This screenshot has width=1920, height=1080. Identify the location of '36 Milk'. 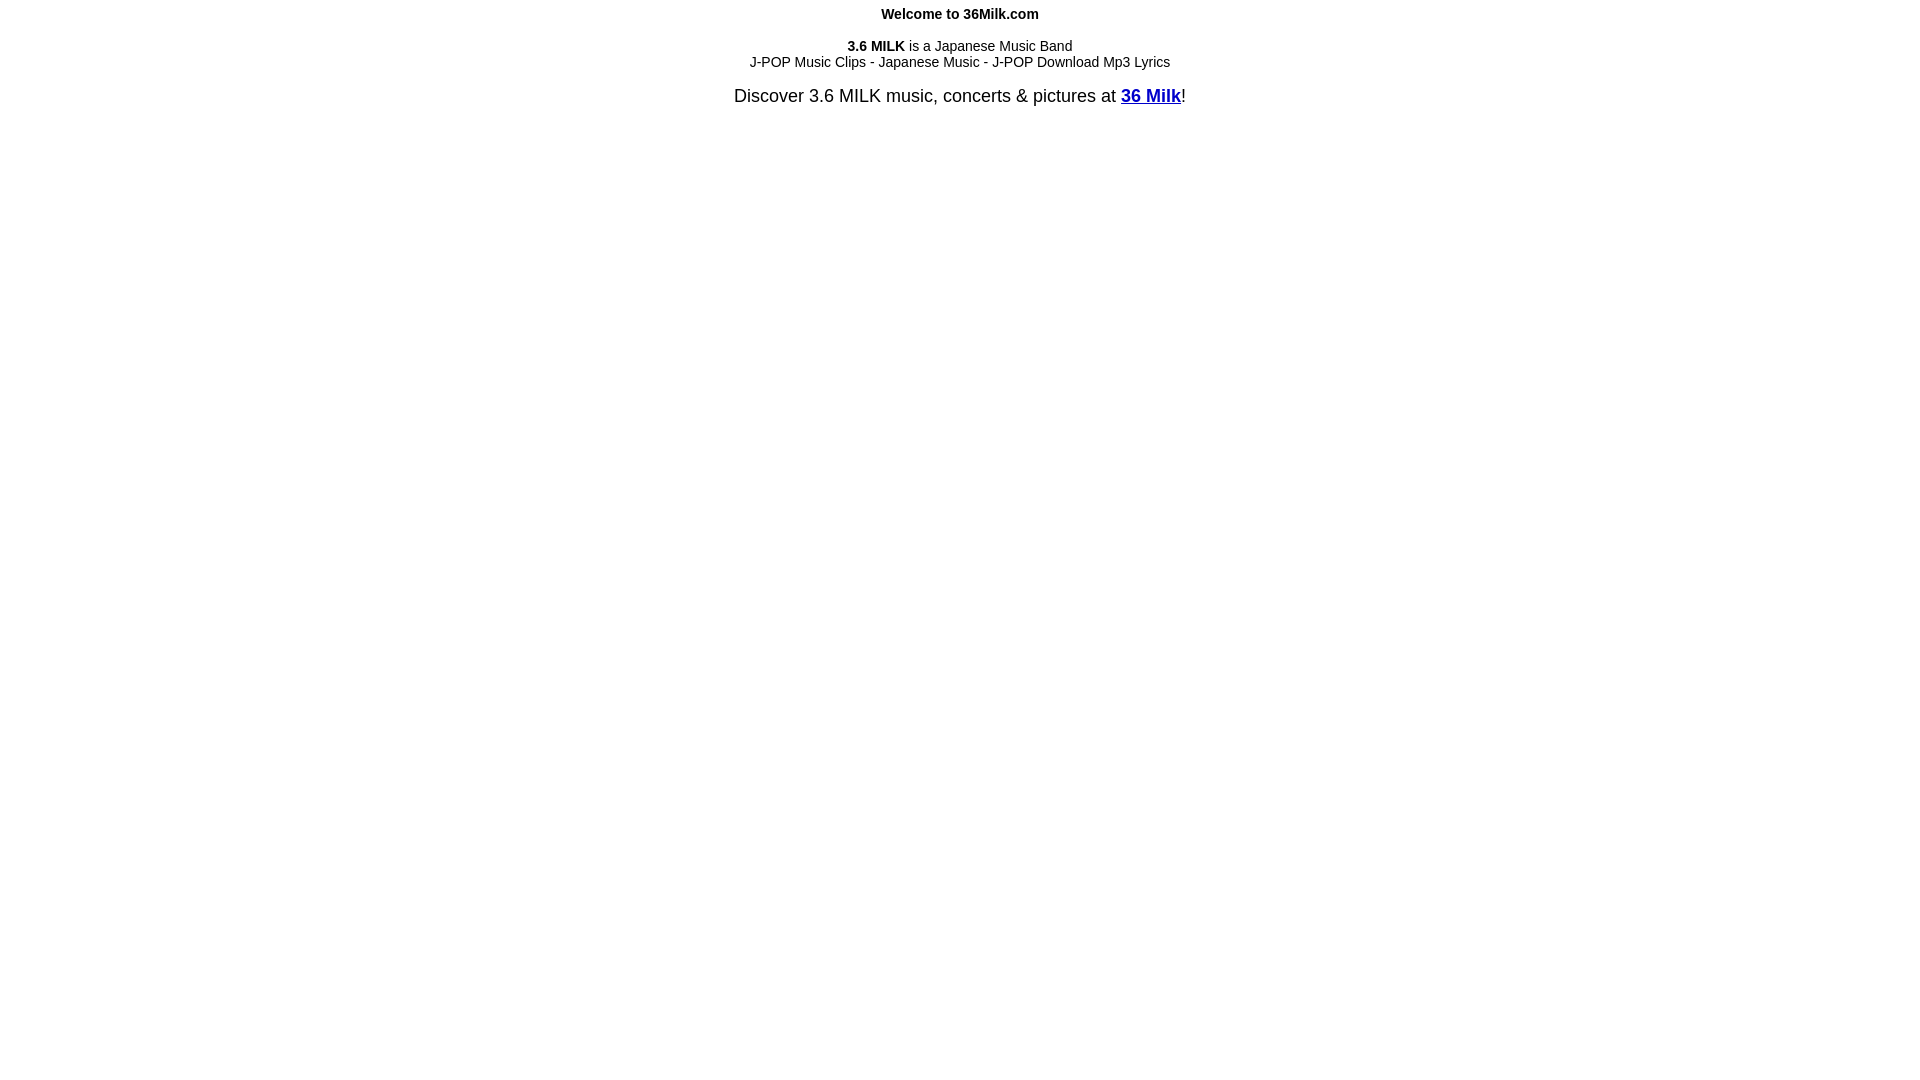
(1151, 96).